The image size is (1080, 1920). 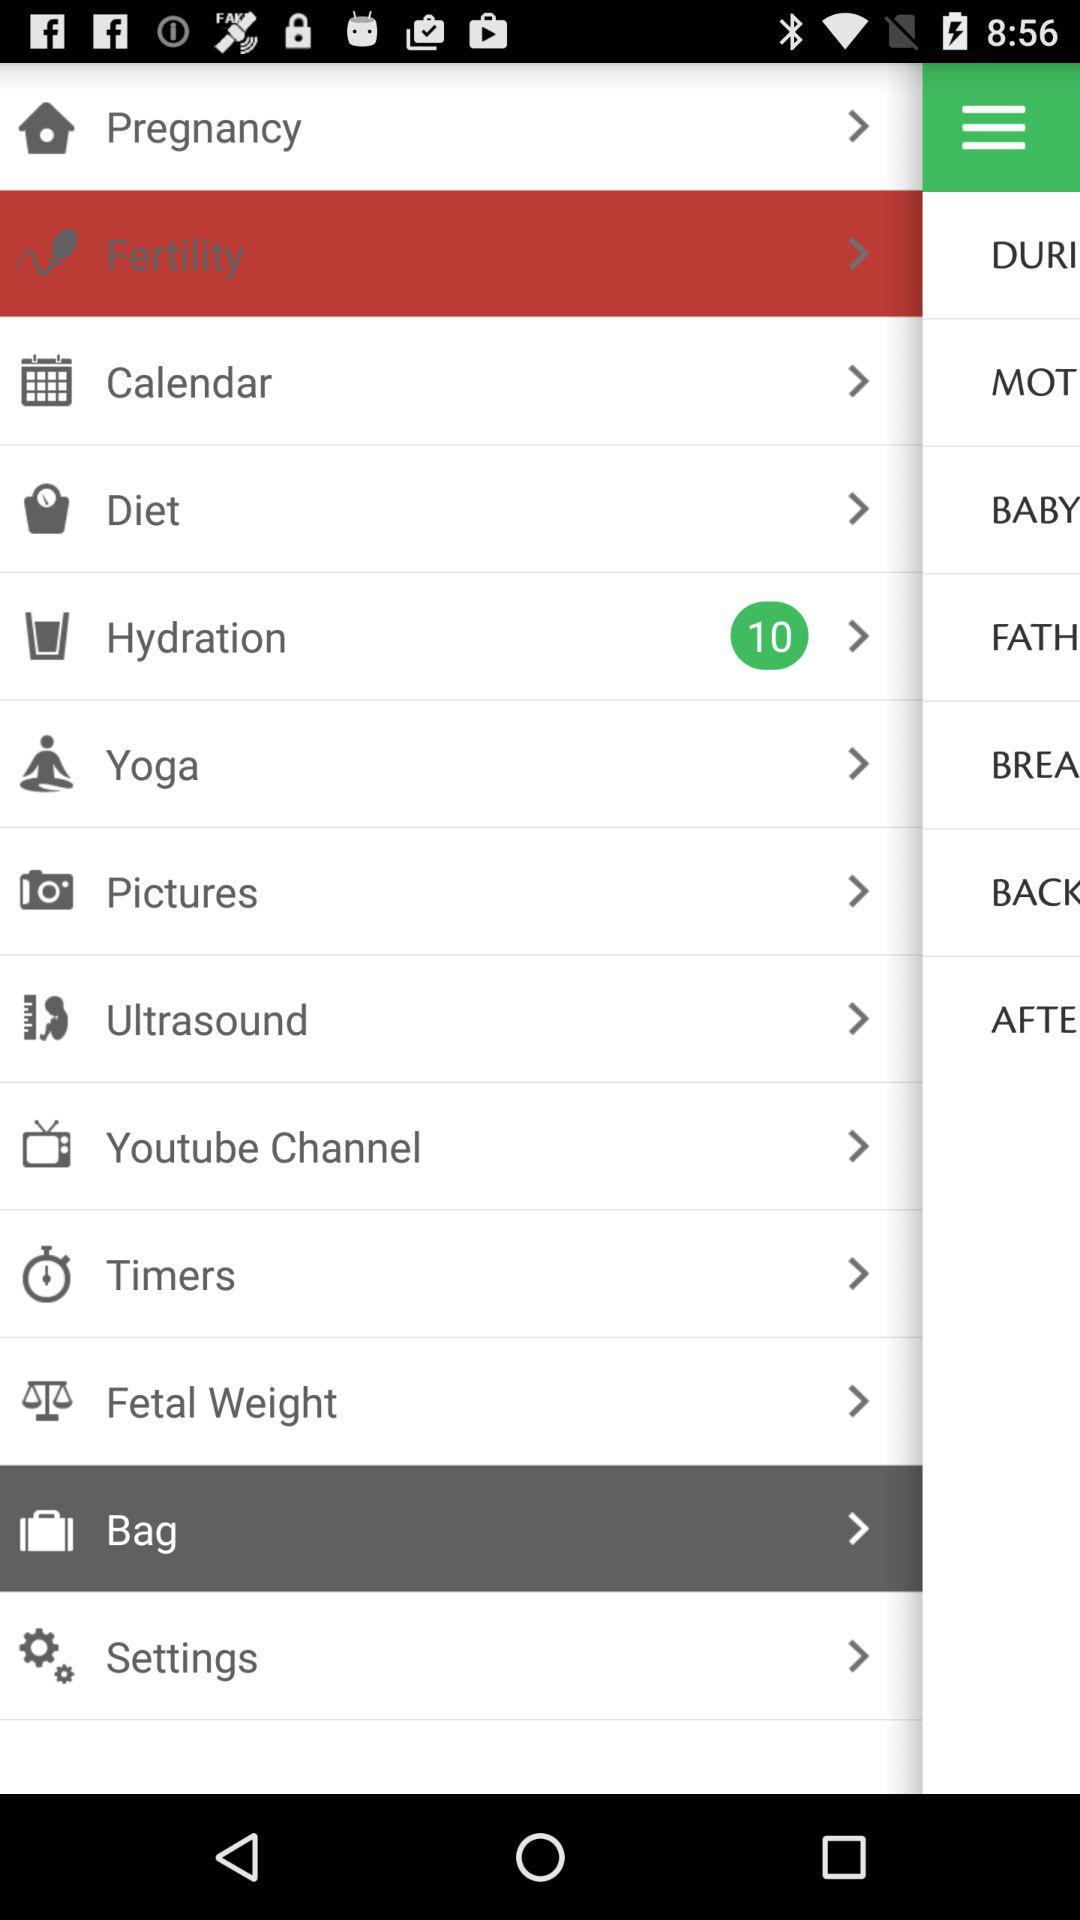 What do you see at coordinates (457, 890) in the screenshot?
I see `the pictures icon` at bounding box center [457, 890].